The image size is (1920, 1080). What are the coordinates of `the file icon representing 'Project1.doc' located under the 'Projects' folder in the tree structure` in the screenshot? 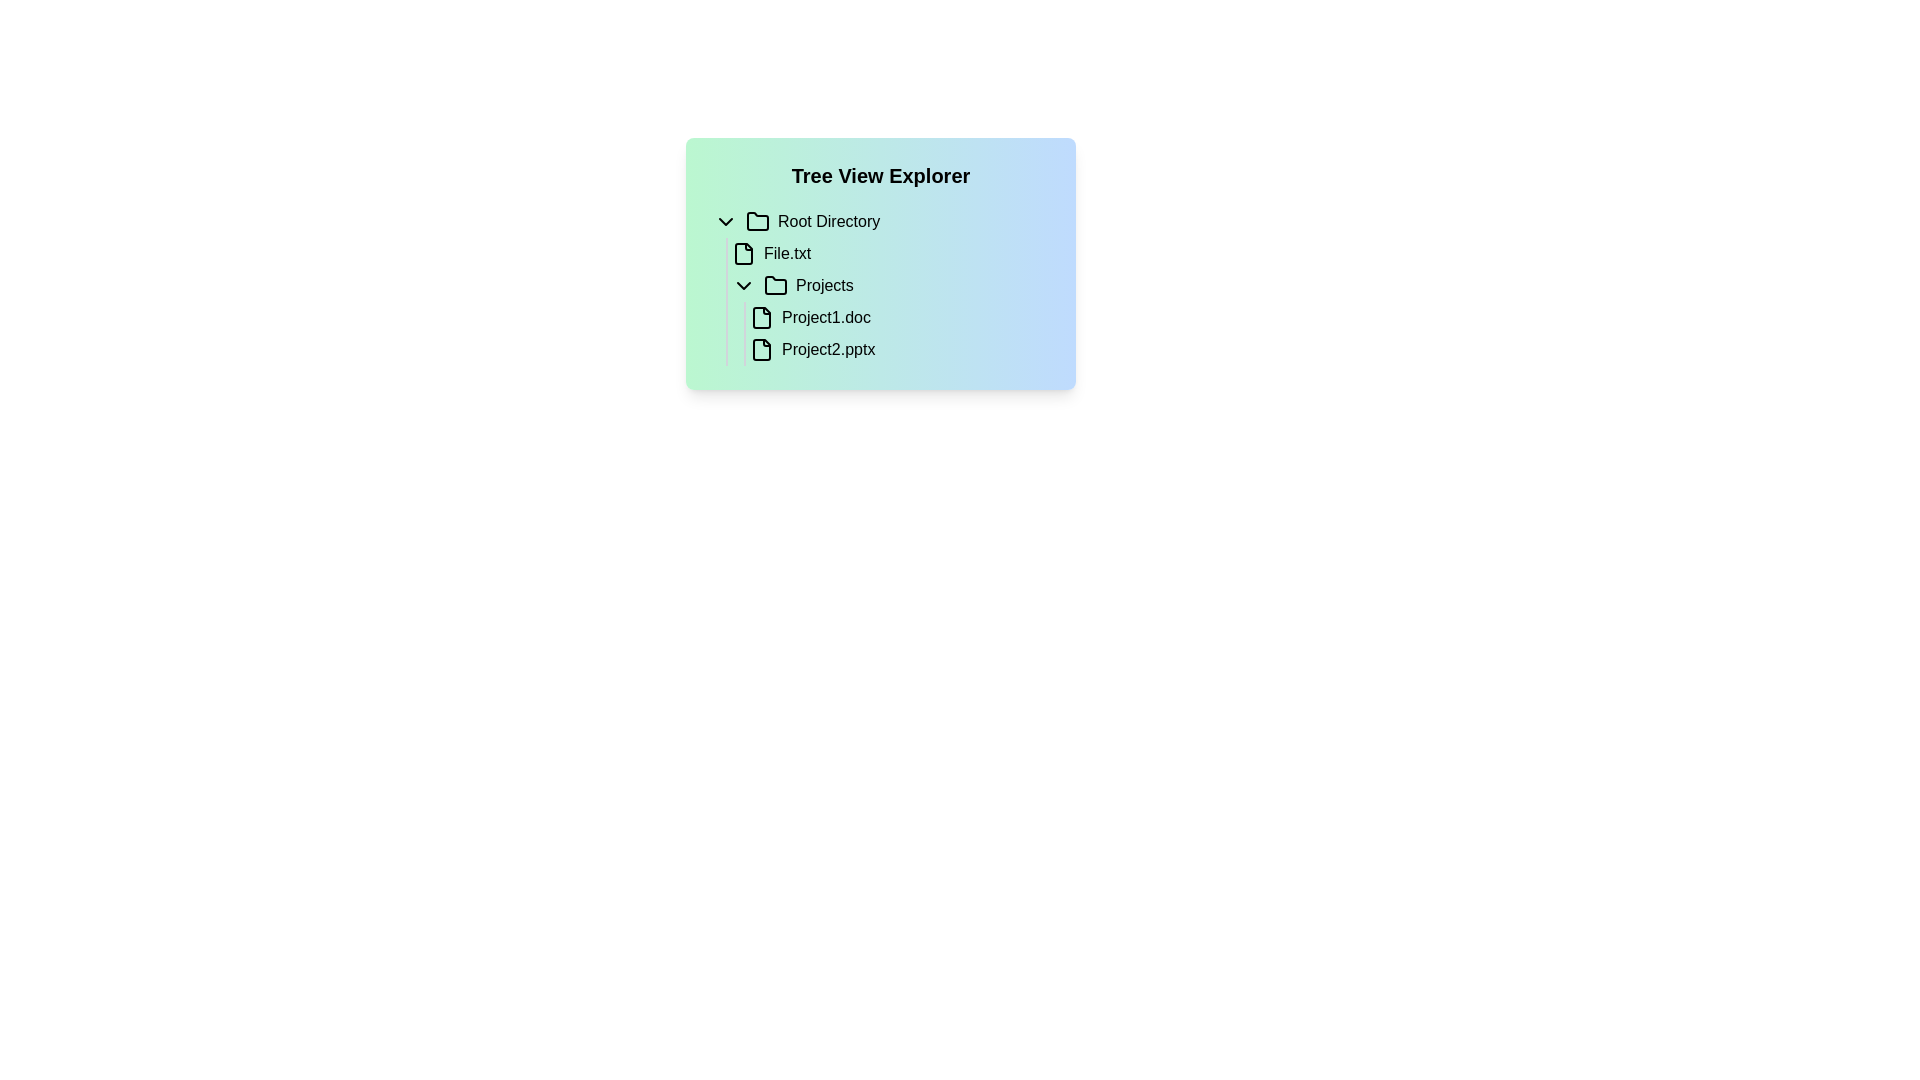 It's located at (761, 316).